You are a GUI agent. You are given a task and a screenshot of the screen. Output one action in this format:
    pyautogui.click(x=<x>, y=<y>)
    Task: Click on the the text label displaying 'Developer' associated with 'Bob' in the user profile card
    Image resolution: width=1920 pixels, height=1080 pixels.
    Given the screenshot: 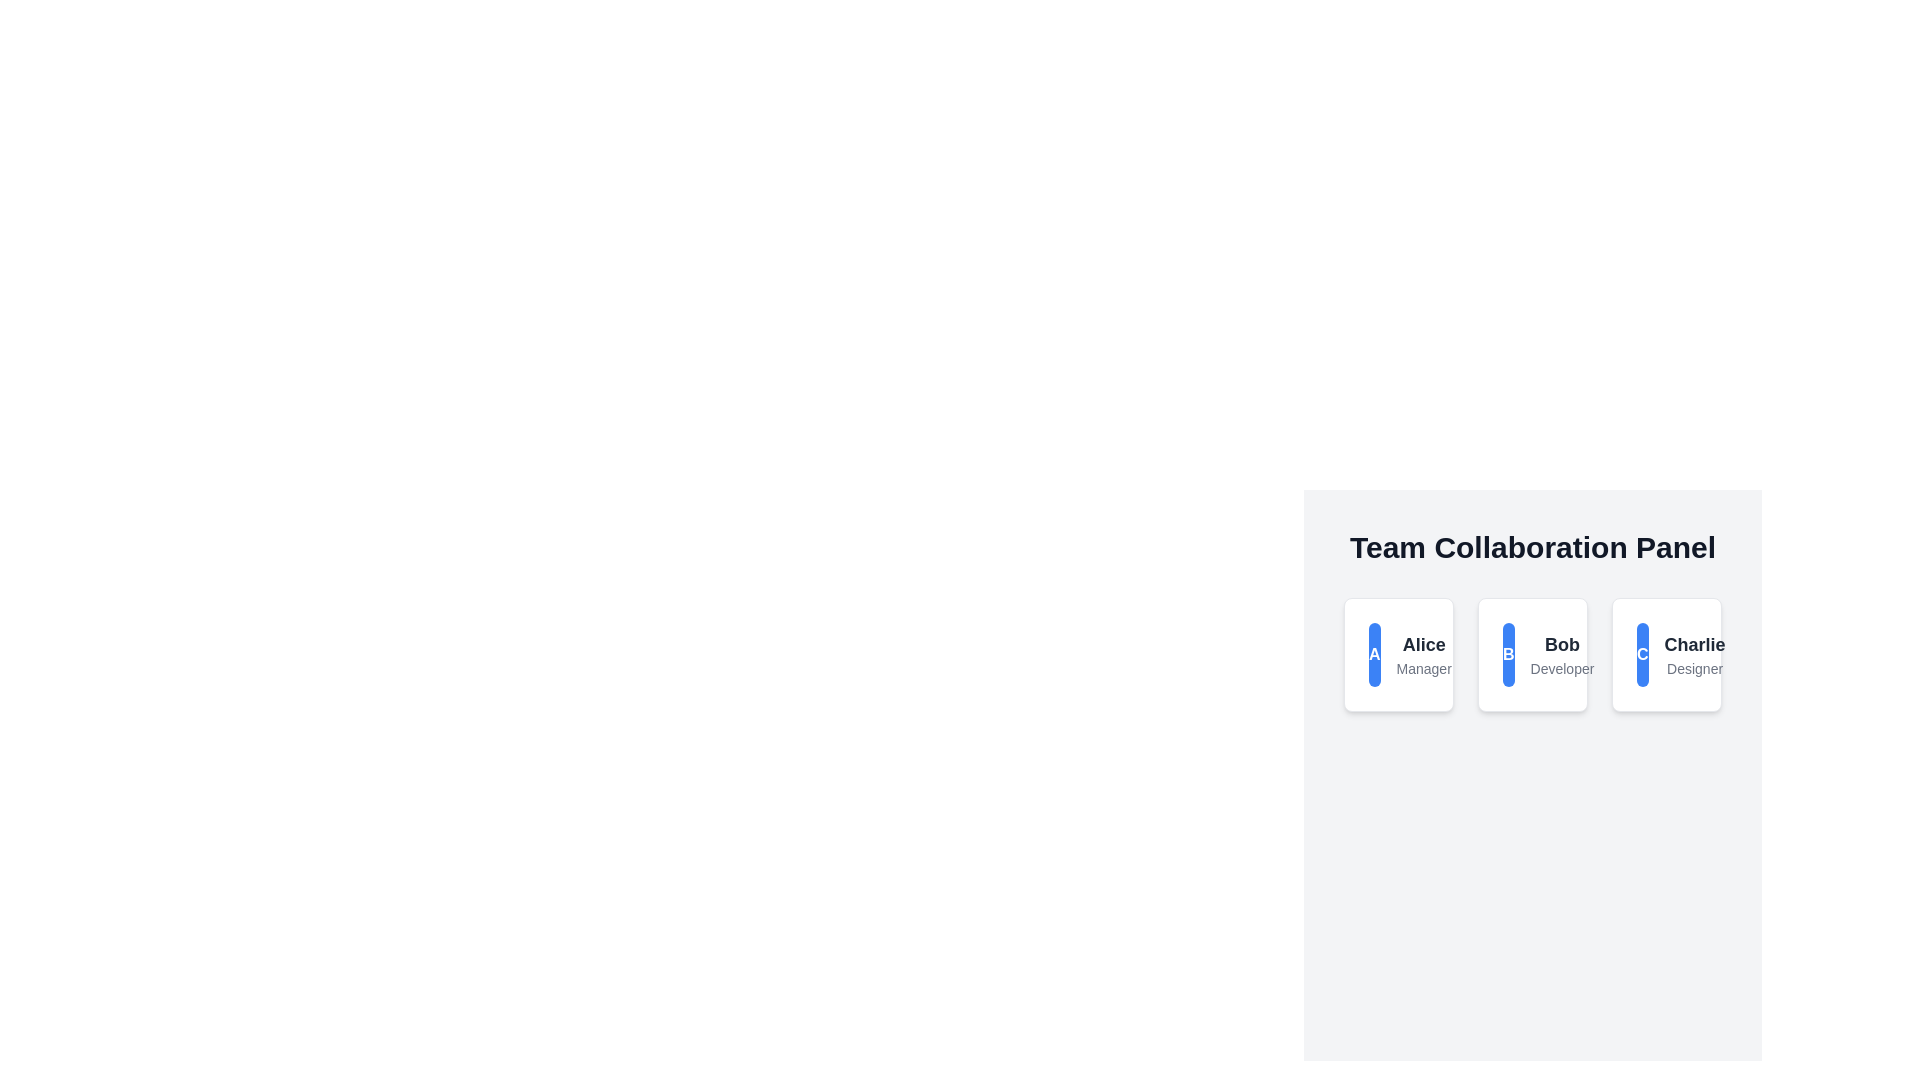 What is the action you would take?
    pyautogui.click(x=1561, y=668)
    